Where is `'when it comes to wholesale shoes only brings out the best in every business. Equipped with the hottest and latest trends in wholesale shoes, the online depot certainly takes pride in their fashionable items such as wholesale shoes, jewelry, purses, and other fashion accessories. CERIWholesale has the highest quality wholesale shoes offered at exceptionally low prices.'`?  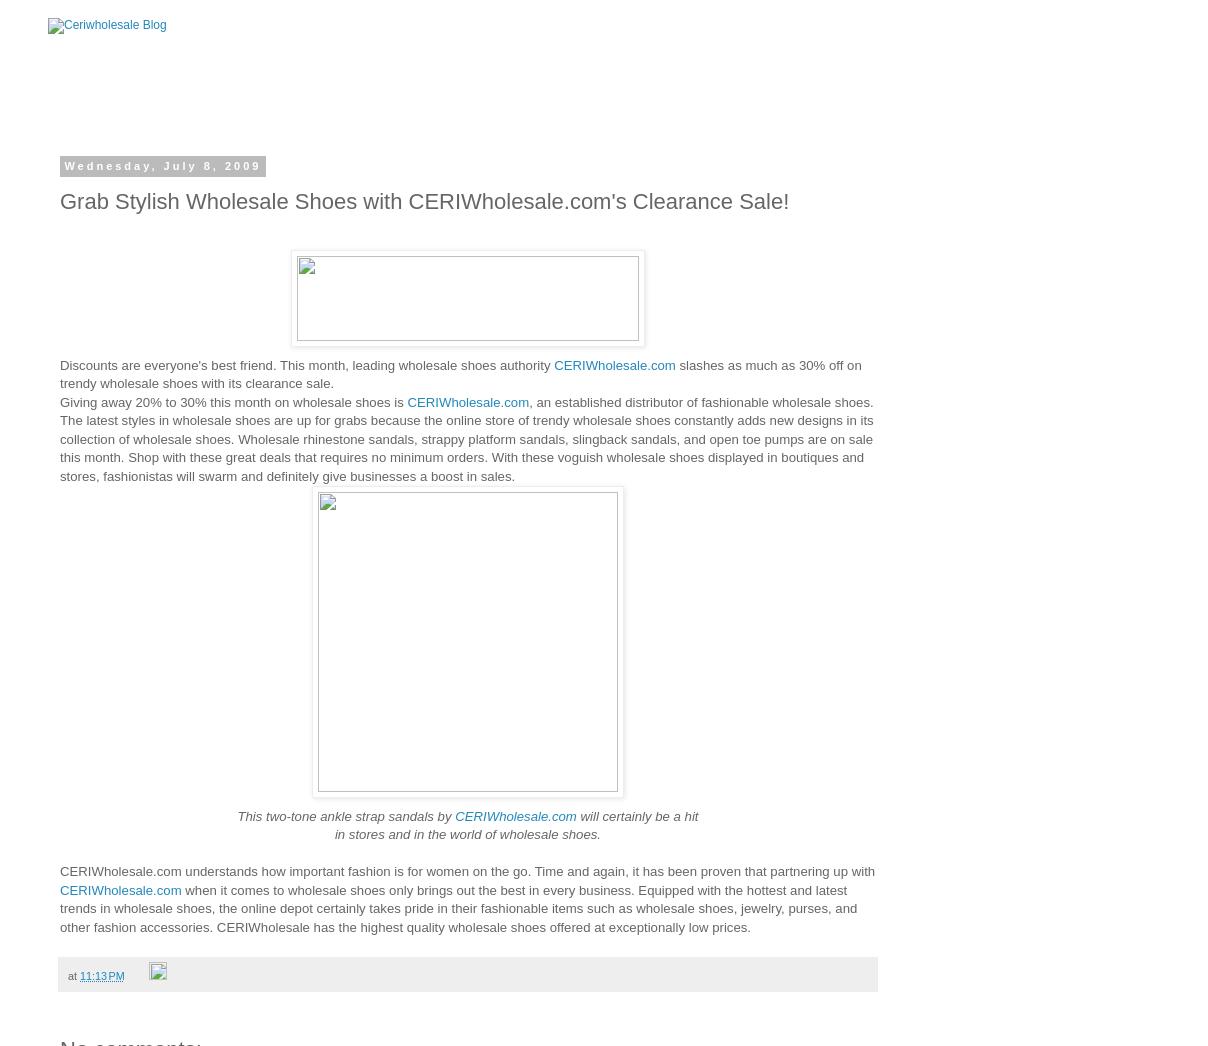 'when it comes to wholesale shoes only brings out the best in every business. Equipped with the hottest and latest trends in wholesale shoes, the online depot certainly takes pride in their fashionable items such as wholesale shoes, jewelry, purses, and other fashion accessories. CERIWholesale has the highest quality wholesale shoes offered at exceptionally low prices.' is located at coordinates (458, 908).